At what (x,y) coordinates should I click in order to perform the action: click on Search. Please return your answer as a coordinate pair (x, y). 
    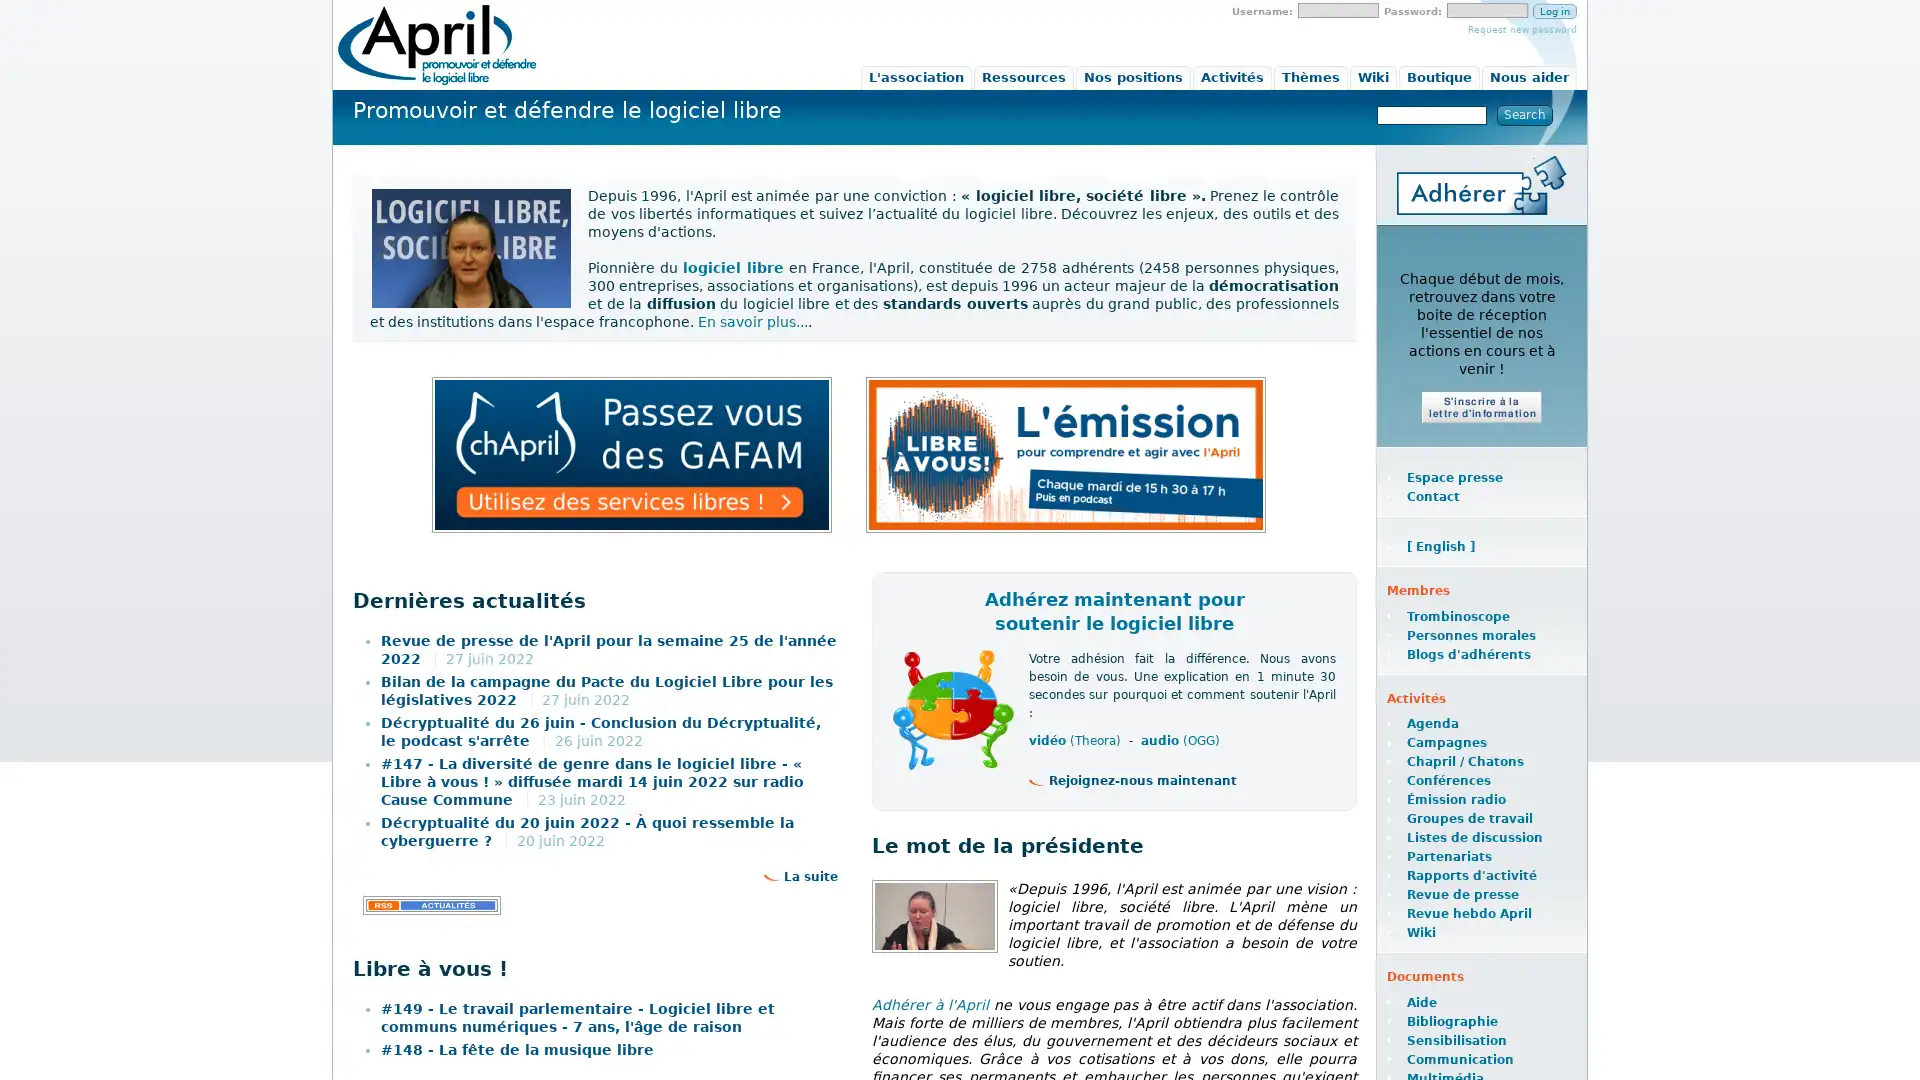
    Looking at the image, I should click on (1524, 115).